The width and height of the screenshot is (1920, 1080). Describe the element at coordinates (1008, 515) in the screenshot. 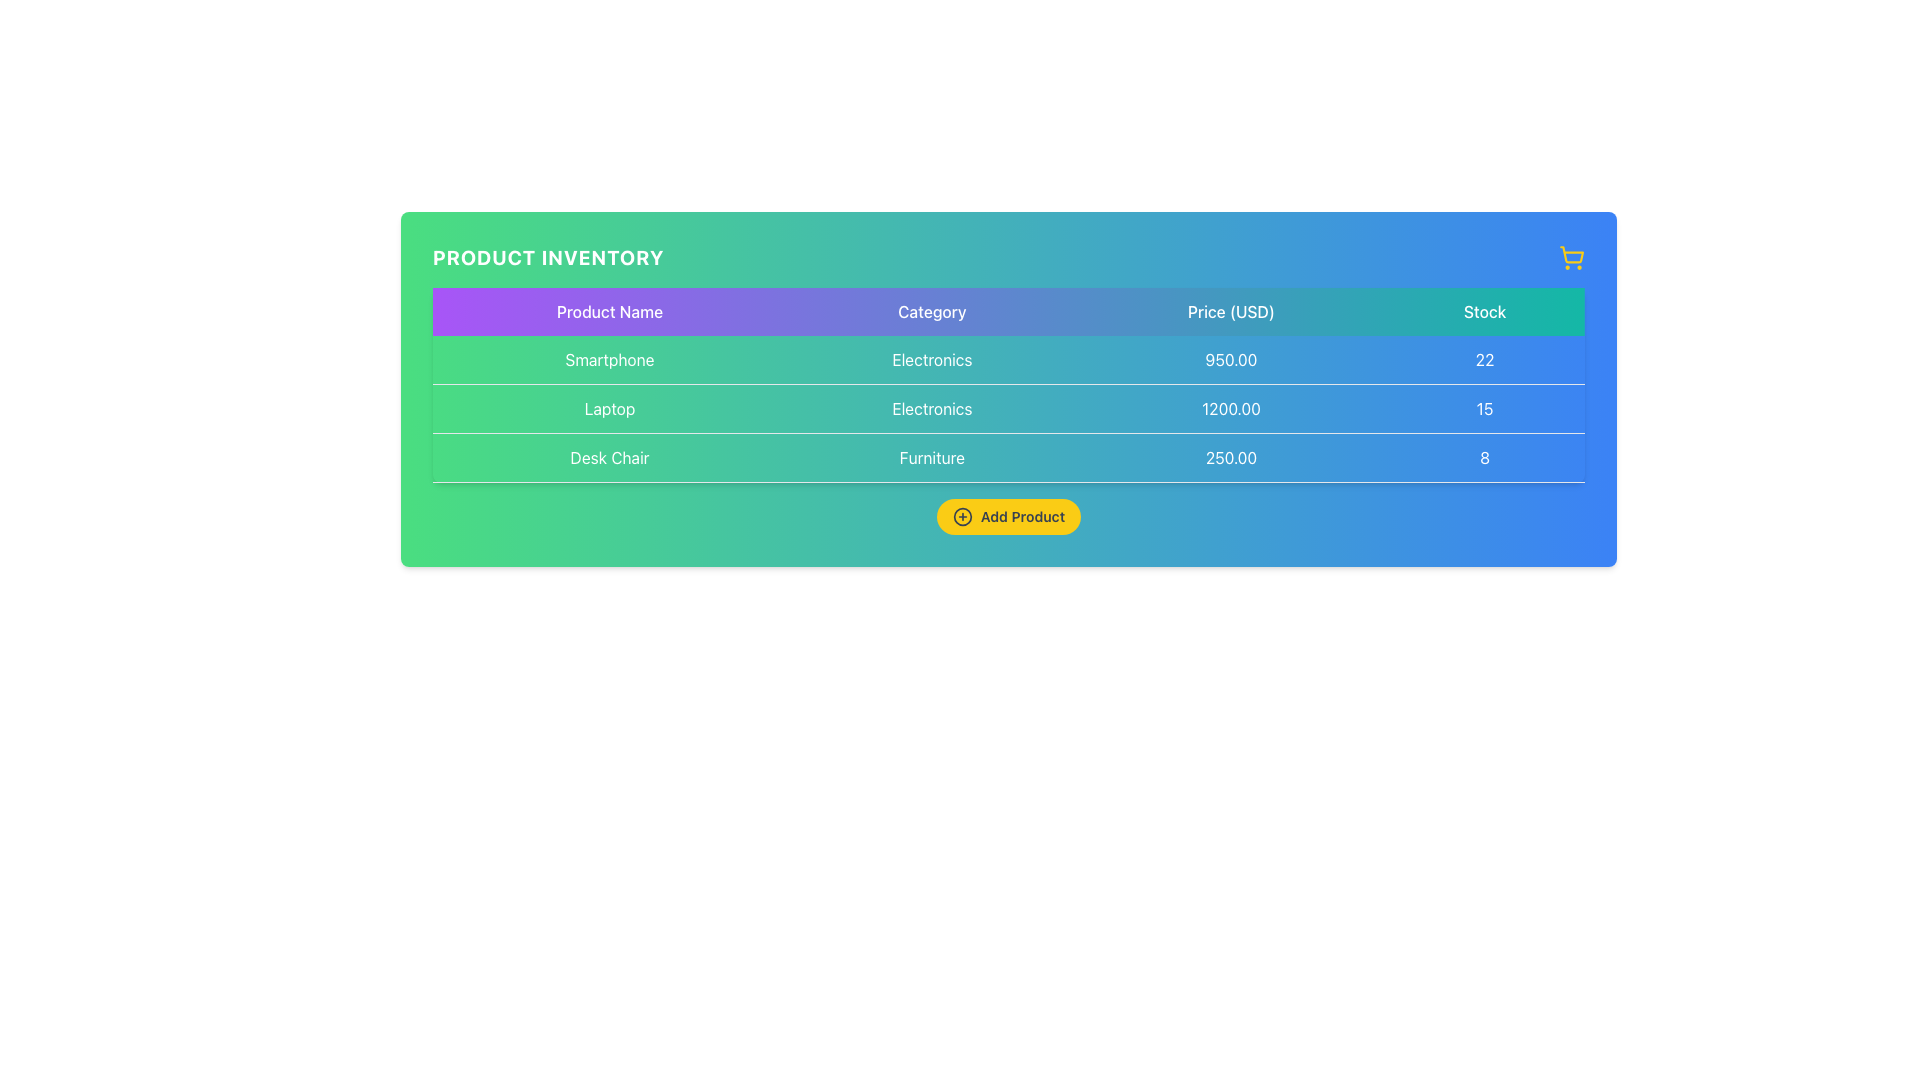

I see `the button located at the bottom center of the interface` at that location.